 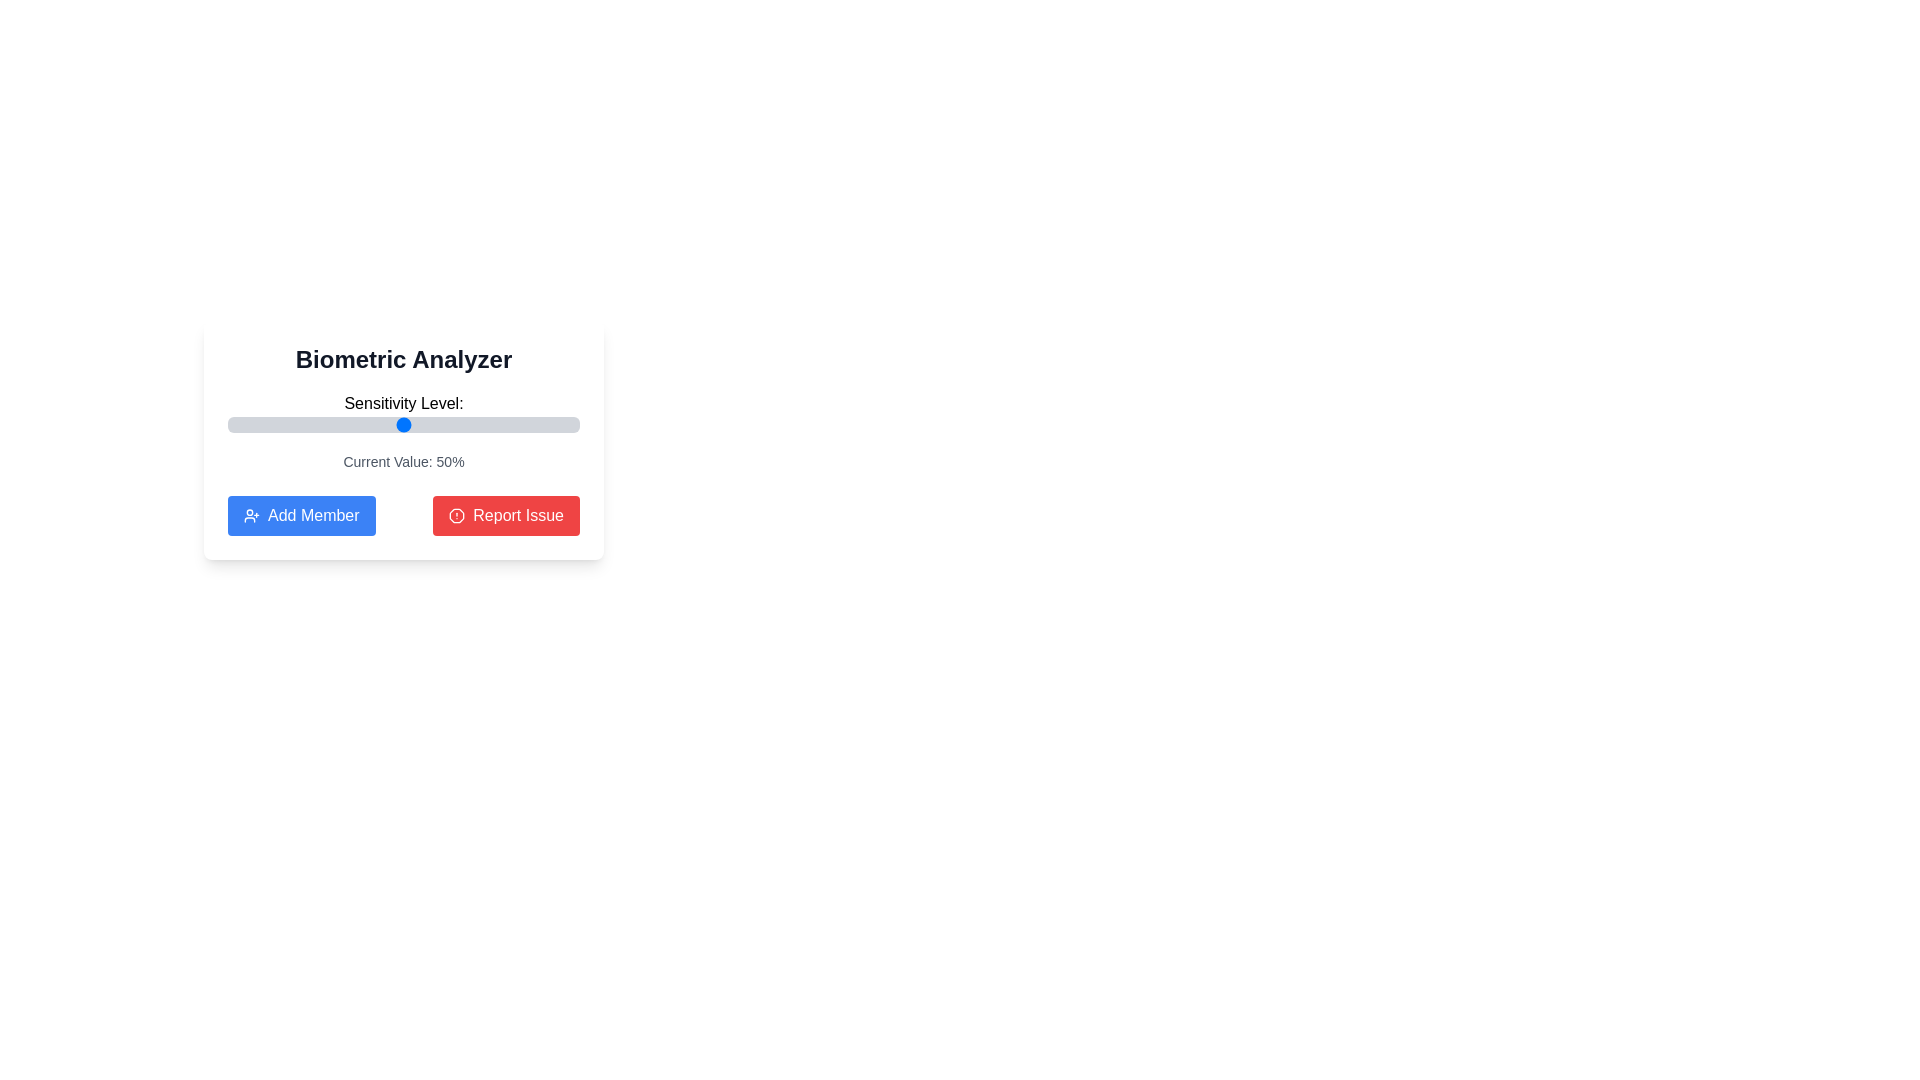 I want to click on the 'Biometric Analyzer' interactive widget, so click(x=402, y=451).